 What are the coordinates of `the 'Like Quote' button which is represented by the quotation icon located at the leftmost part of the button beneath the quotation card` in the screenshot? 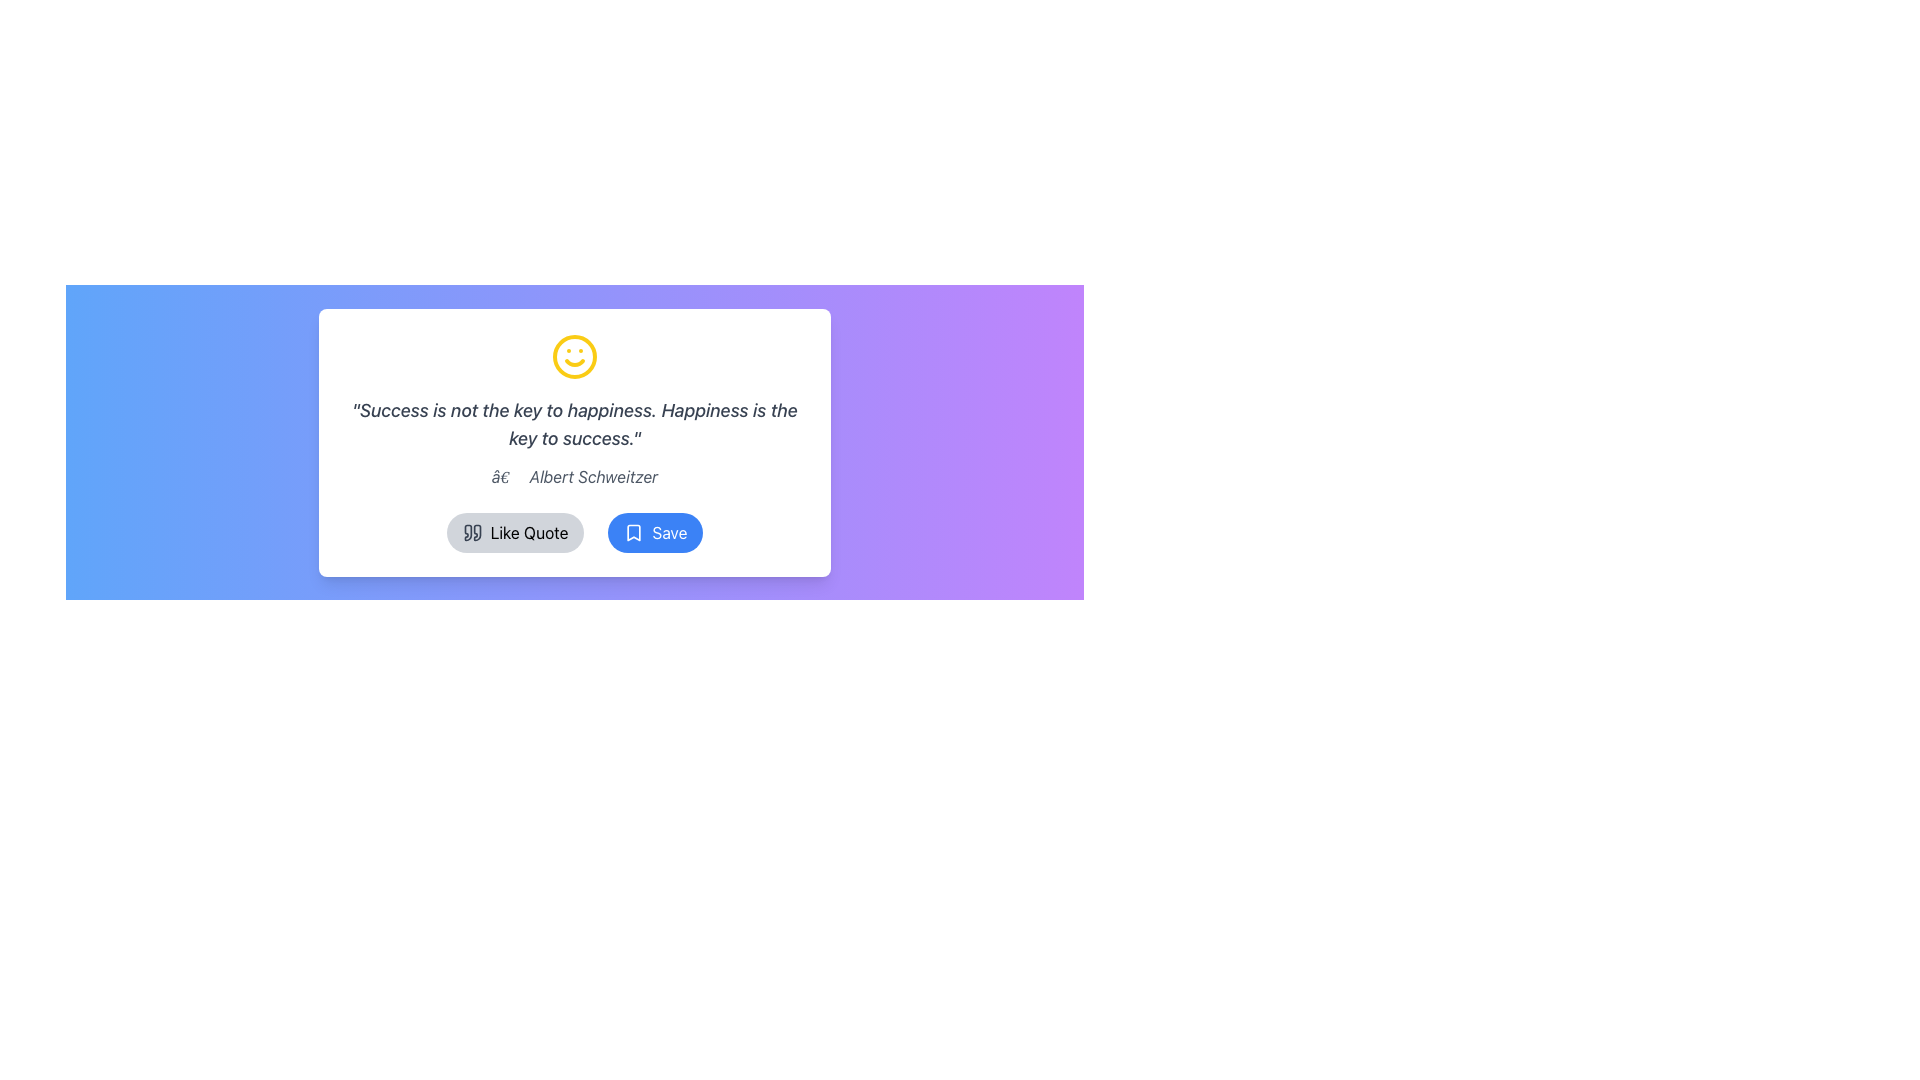 It's located at (471, 531).